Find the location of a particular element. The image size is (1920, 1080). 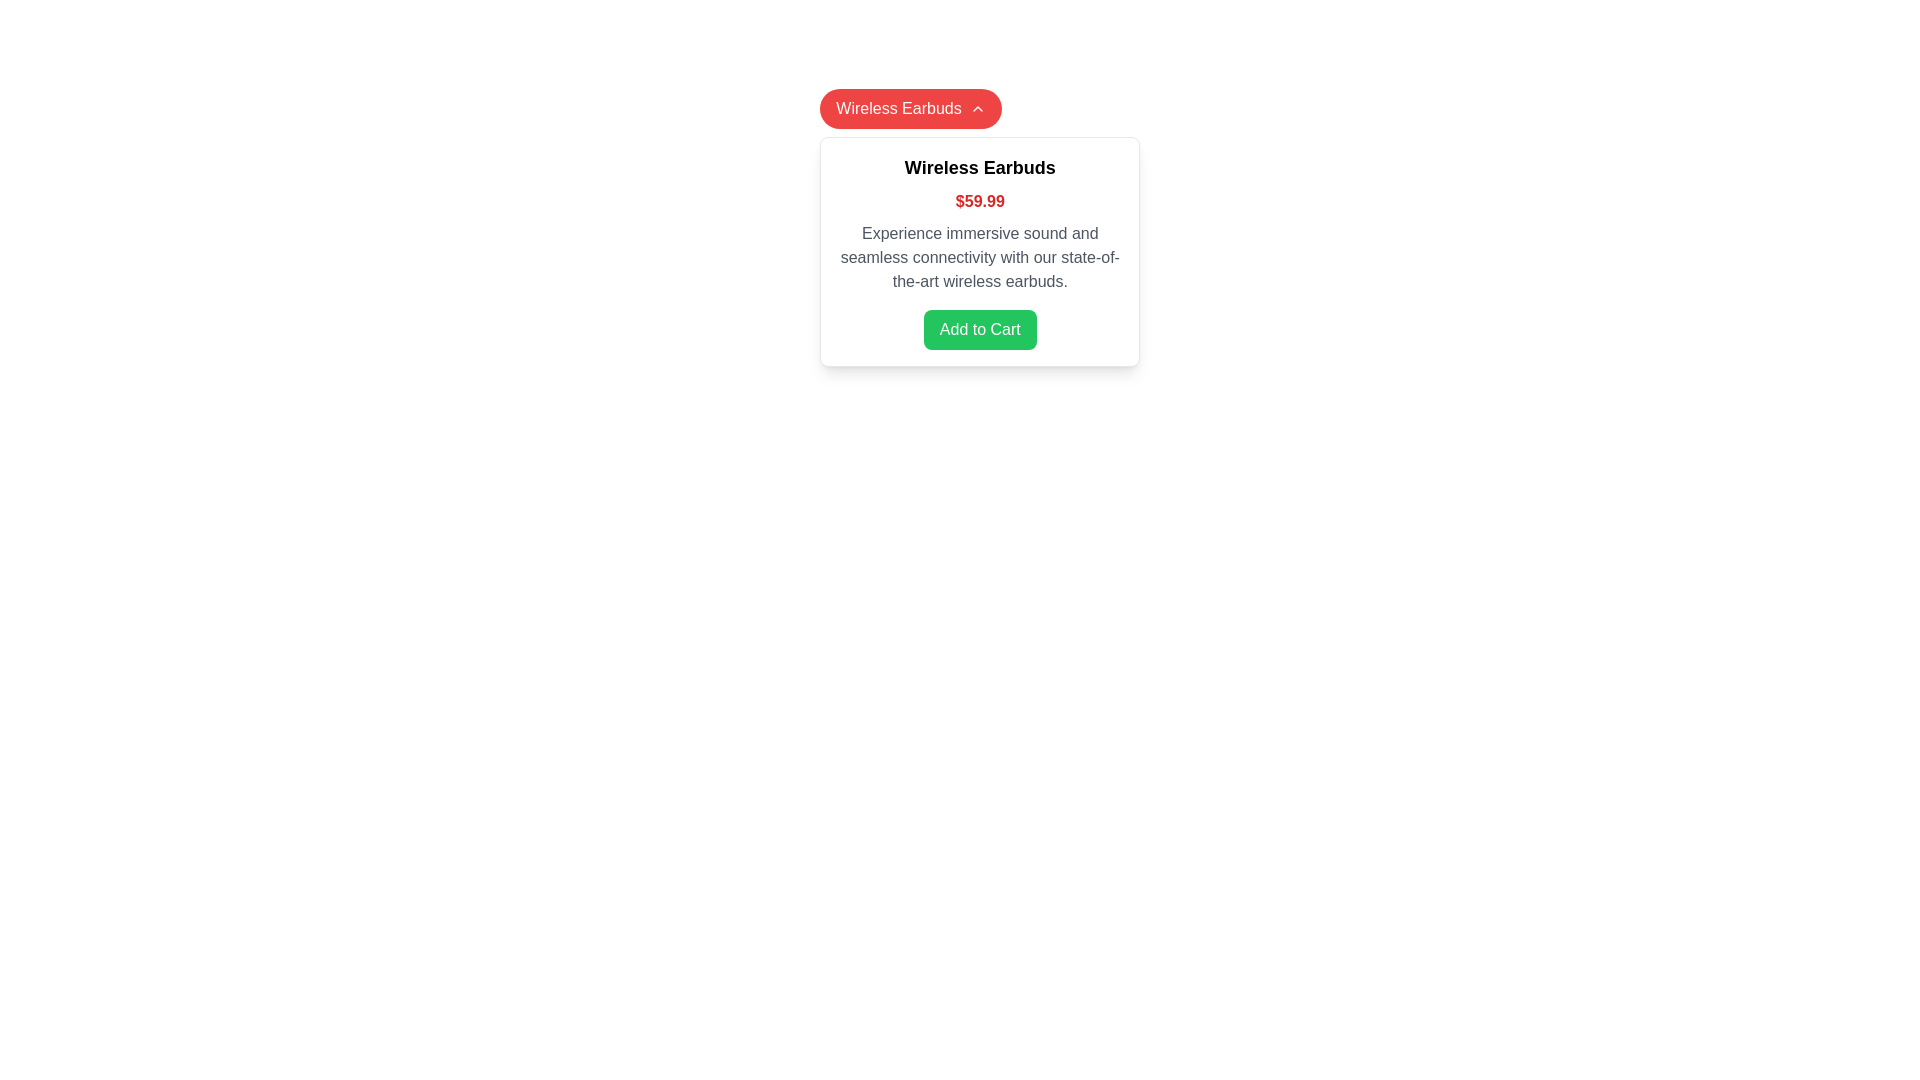

the small up-pointing chevron icon located at the rightmost end of the red button labeled 'Wireless Earbuds' on the white promotional card is located at coordinates (977, 108).